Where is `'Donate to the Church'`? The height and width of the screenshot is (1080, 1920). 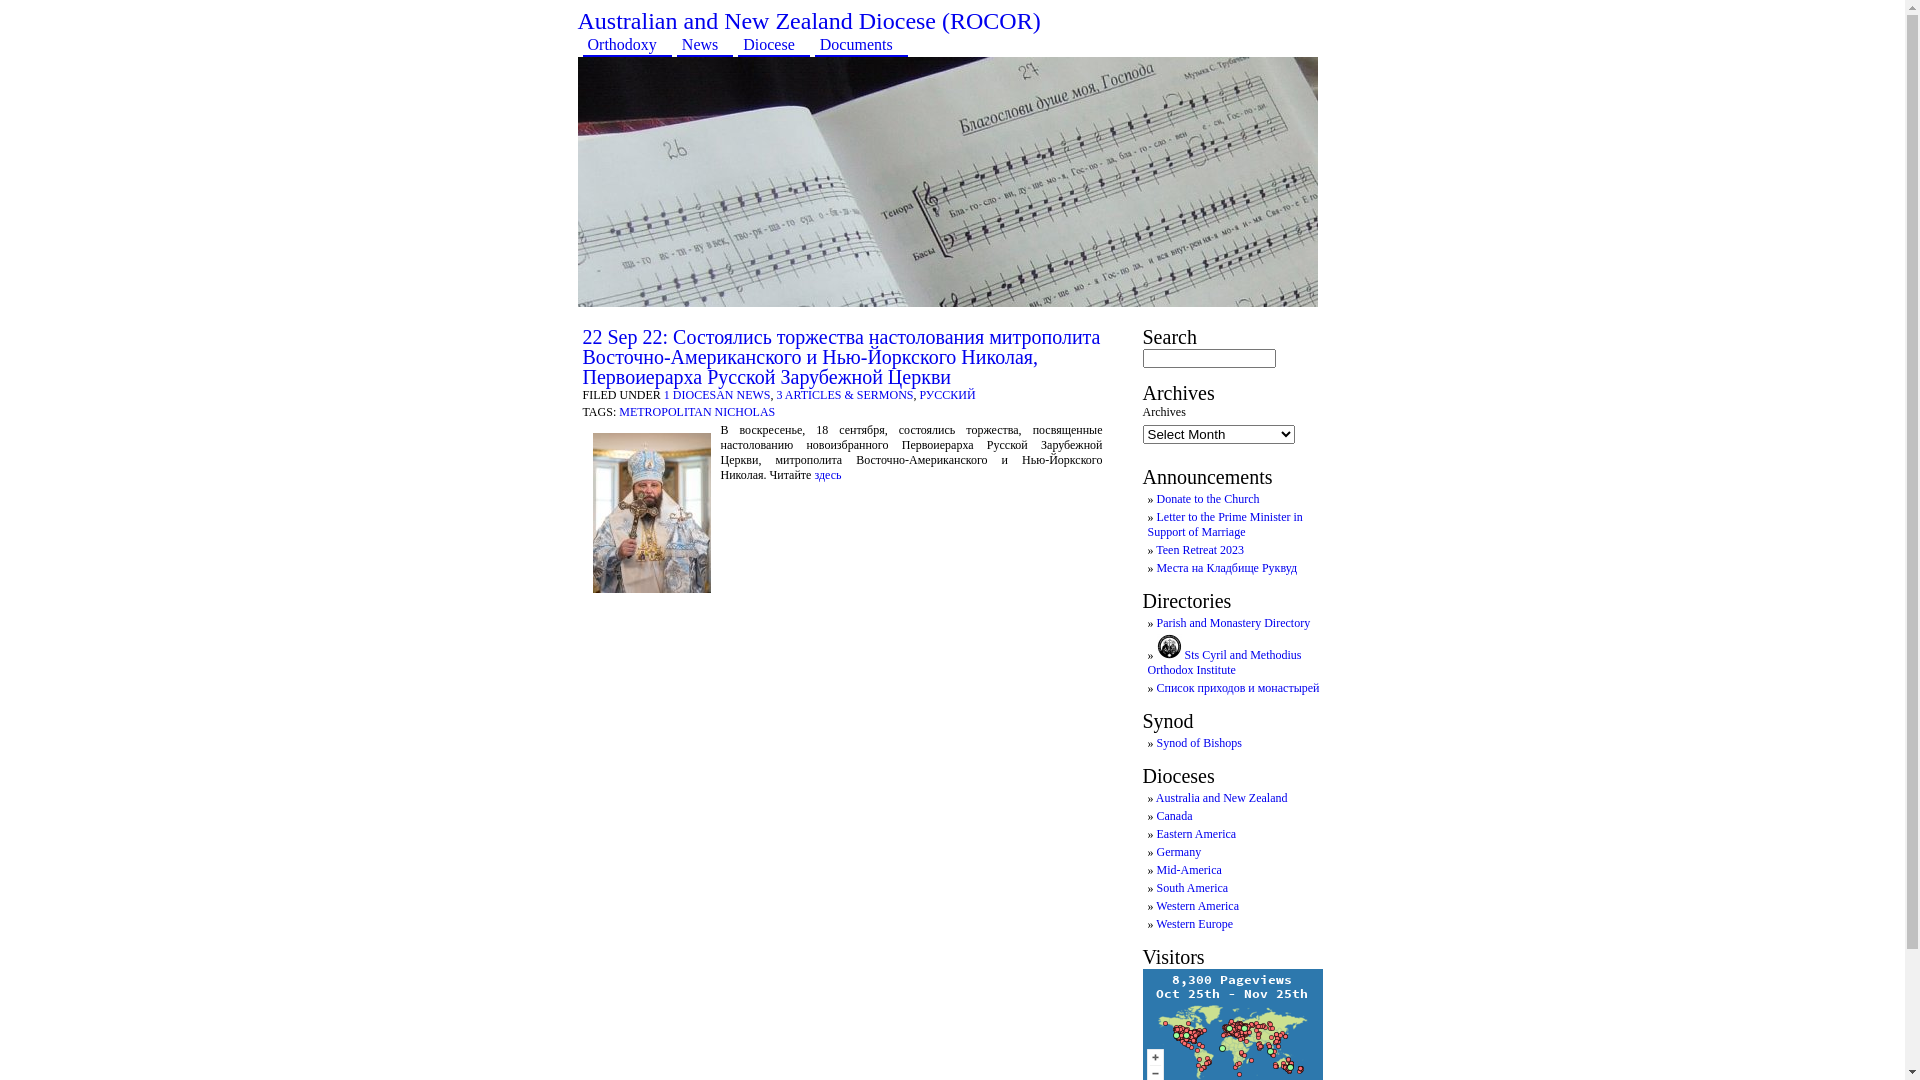
'Donate to the Church' is located at coordinates (1156, 497).